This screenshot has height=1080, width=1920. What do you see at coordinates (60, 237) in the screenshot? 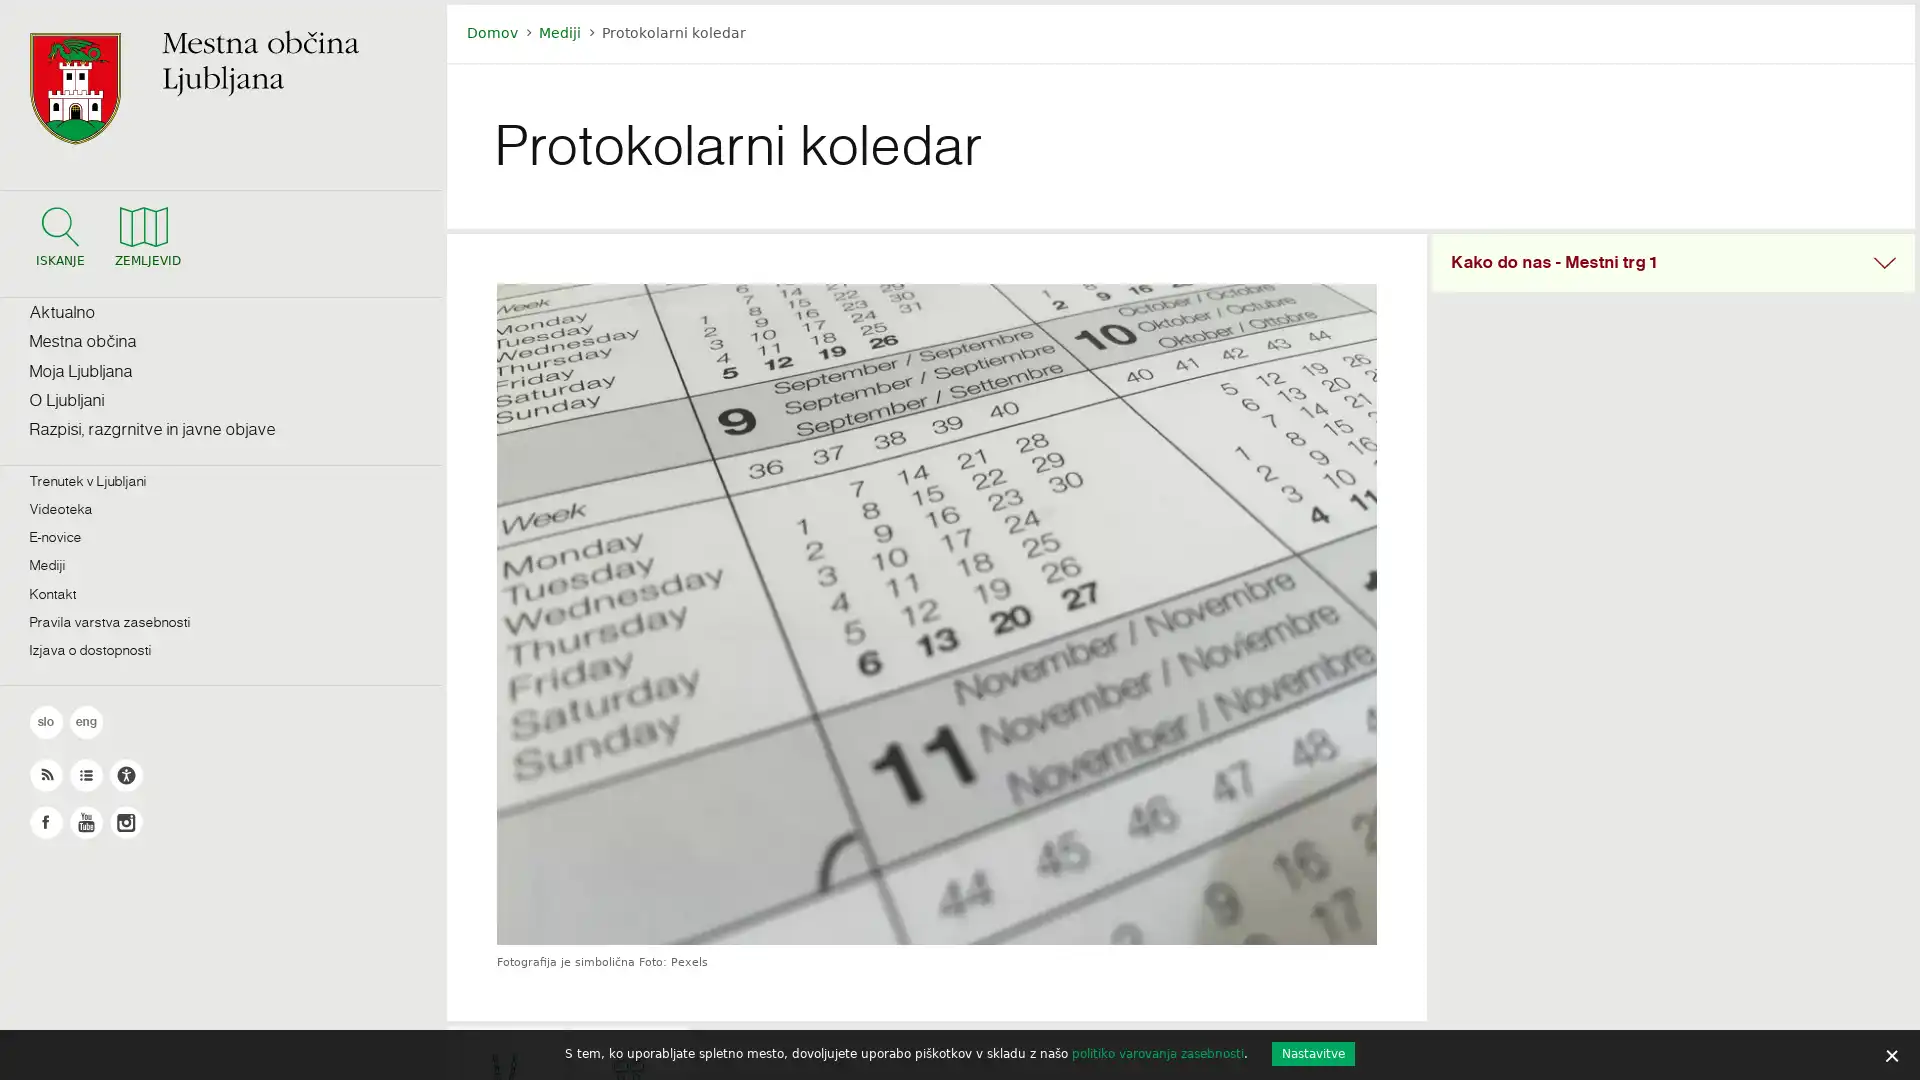
I see `Iskalnik` at bounding box center [60, 237].